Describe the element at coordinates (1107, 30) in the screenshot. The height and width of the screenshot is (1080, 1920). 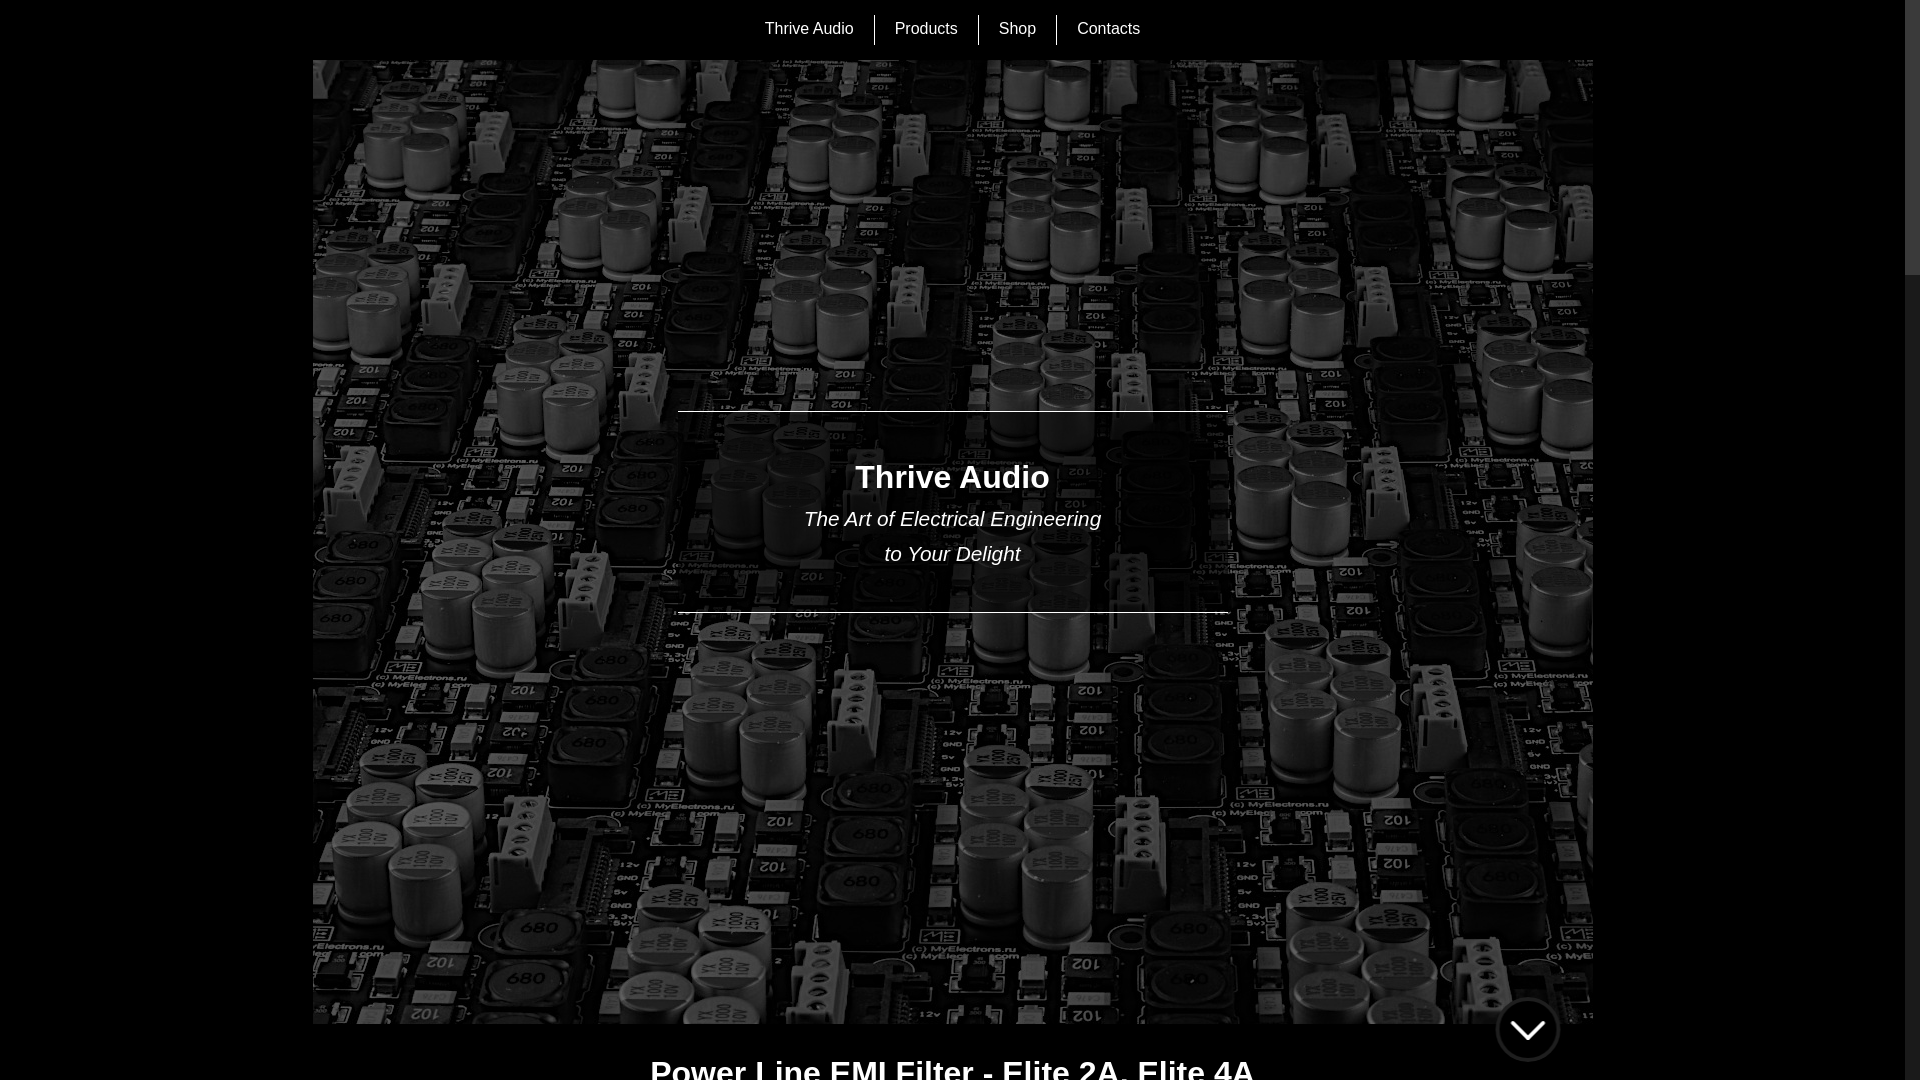
I see `'Contacts'` at that location.